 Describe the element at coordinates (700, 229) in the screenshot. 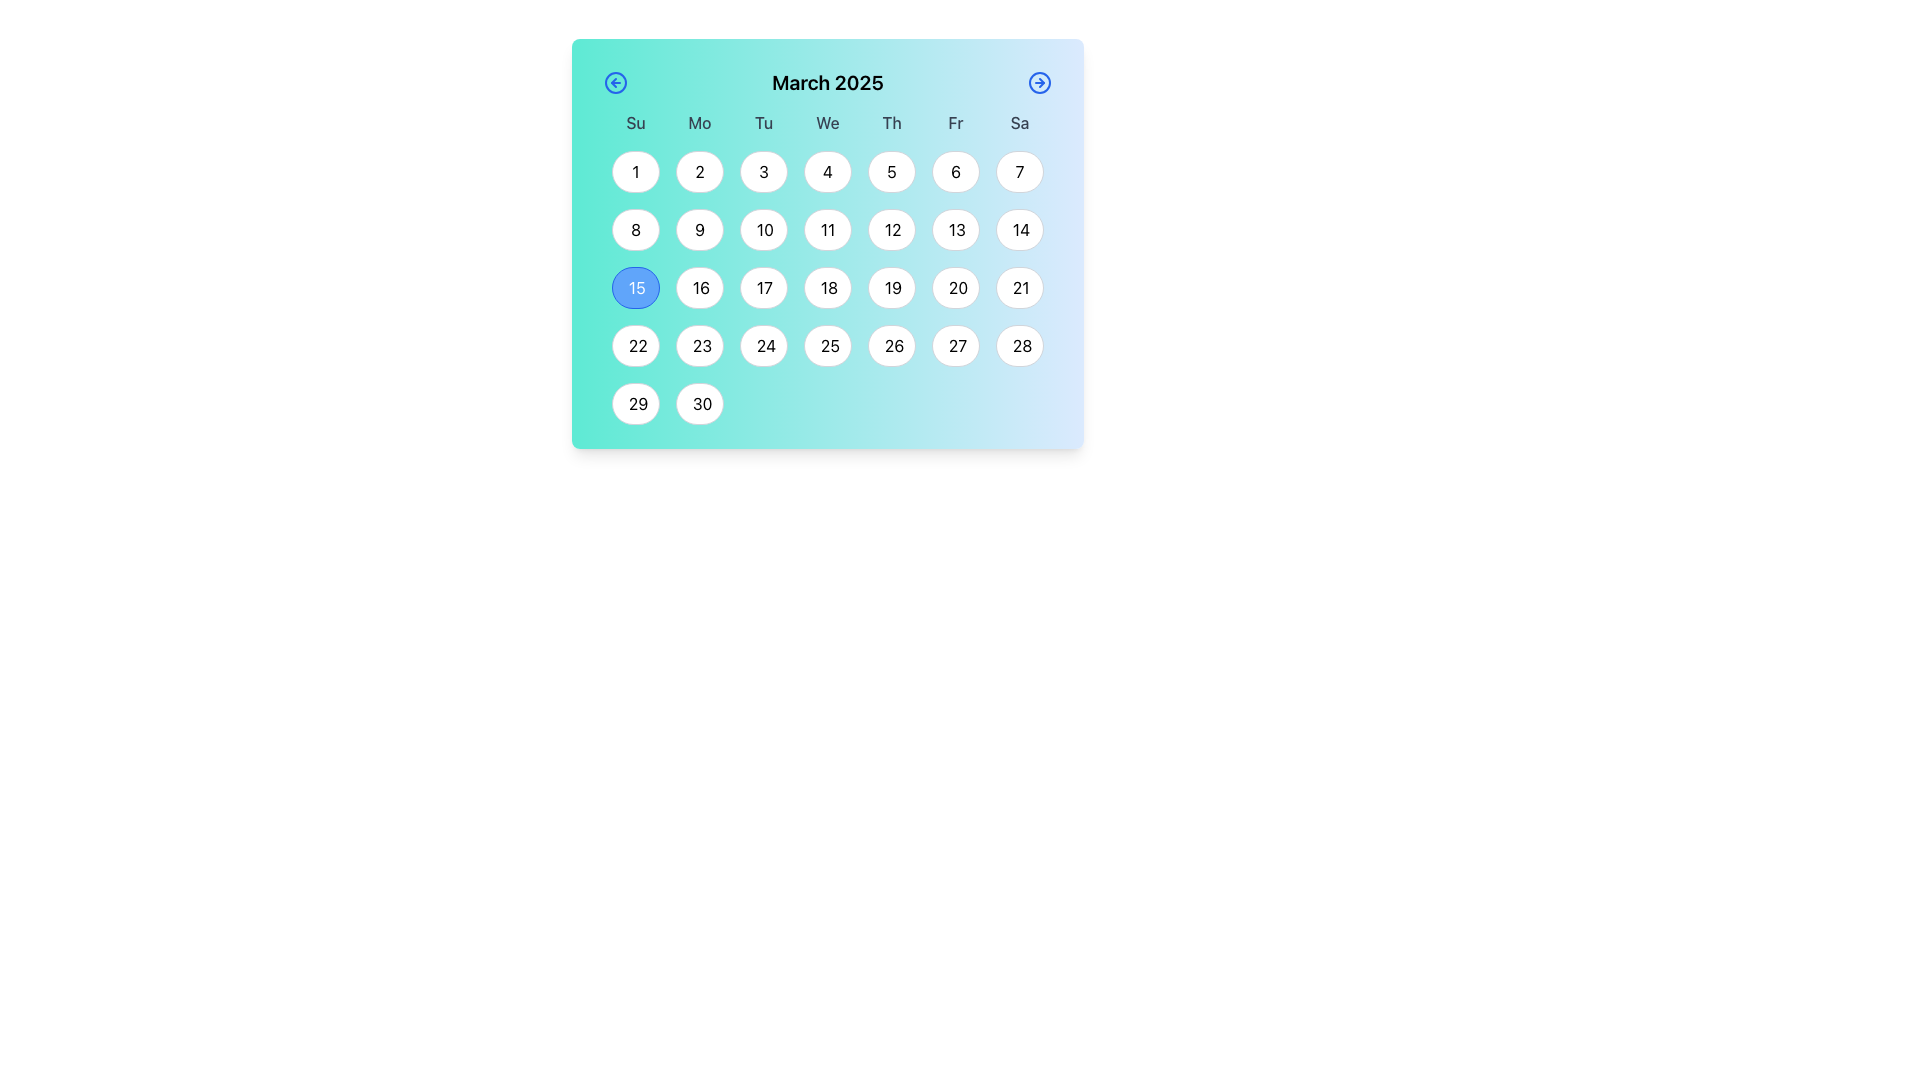

I see `the rounded button with the numeral '9' centered on it` at that location.